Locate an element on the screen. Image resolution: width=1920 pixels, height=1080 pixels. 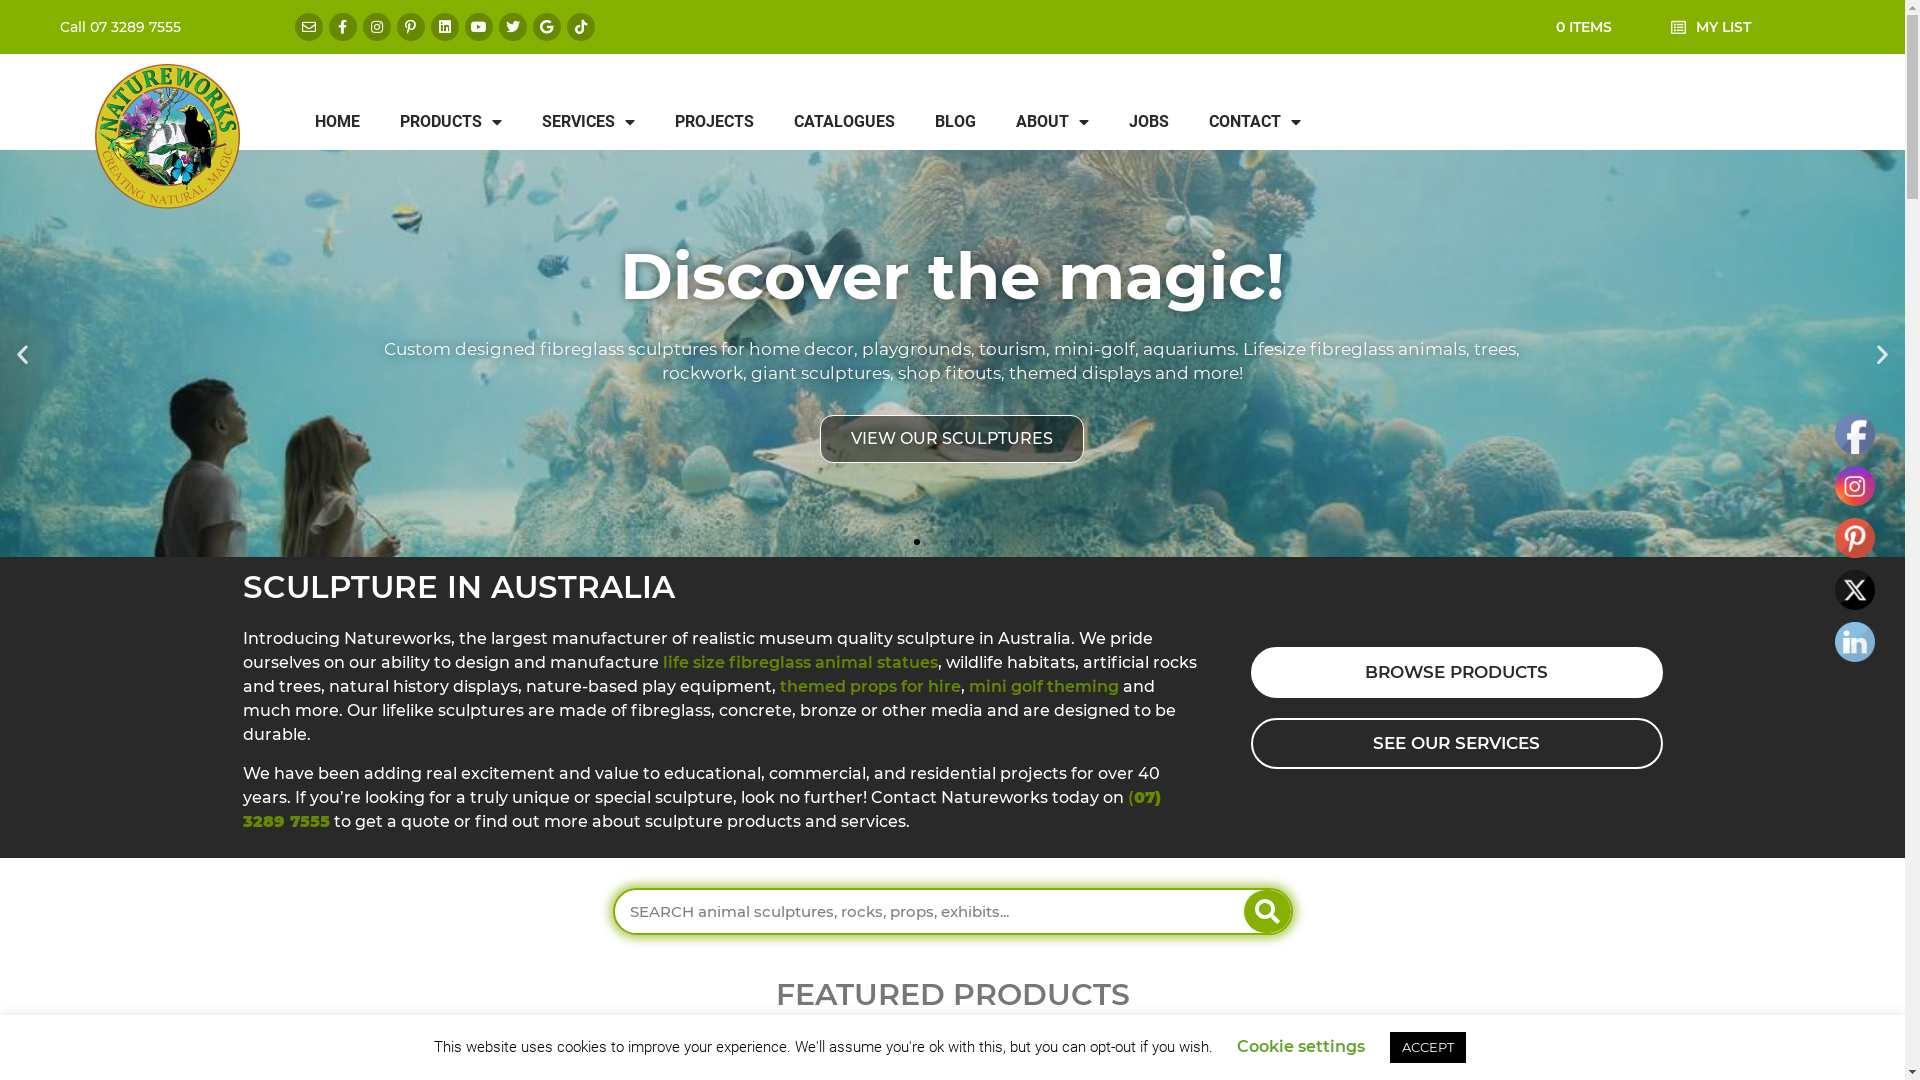
'themed props for hire' is located at coordinates (870, 685).